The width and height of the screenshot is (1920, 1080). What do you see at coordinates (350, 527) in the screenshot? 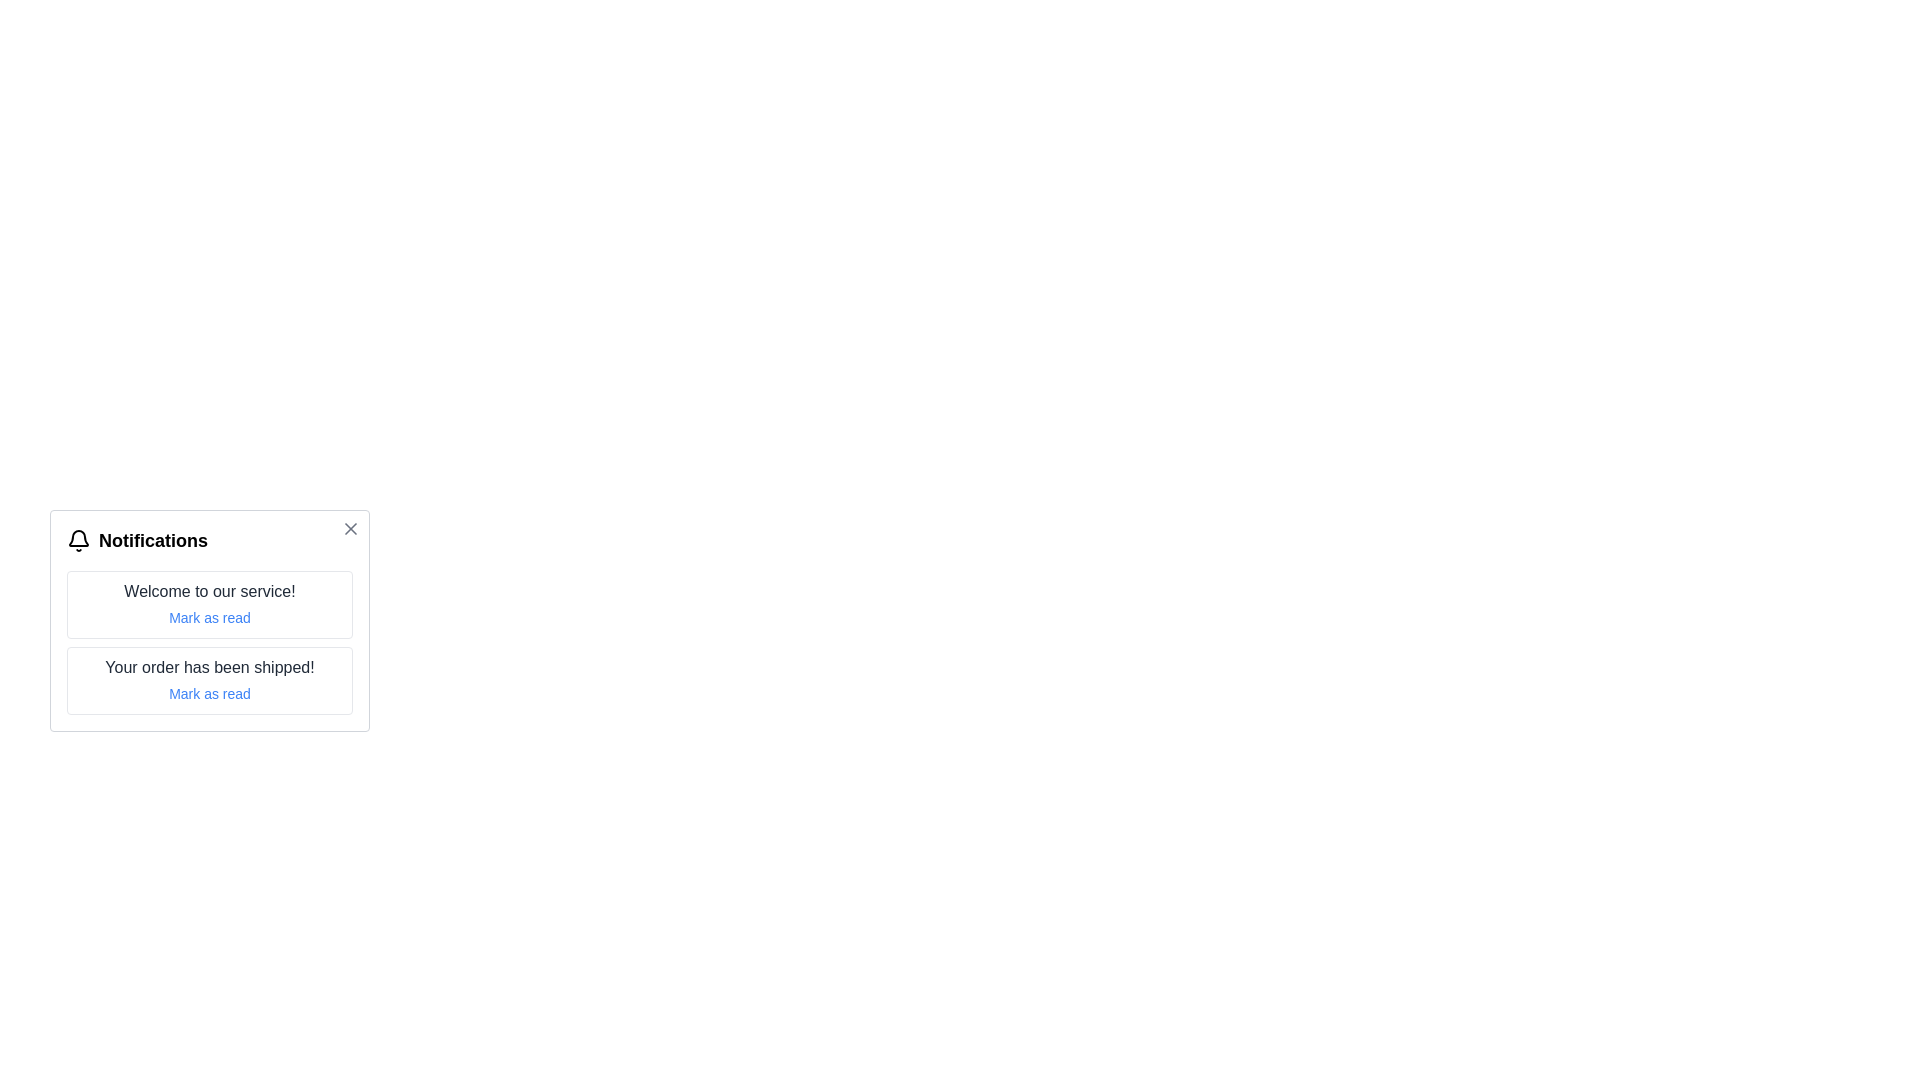
I see `the Close Icon (SVG) represented as a diagonal cross ('X') located in the top-right corner of the notification dialog` at bounding box center [350, 527].